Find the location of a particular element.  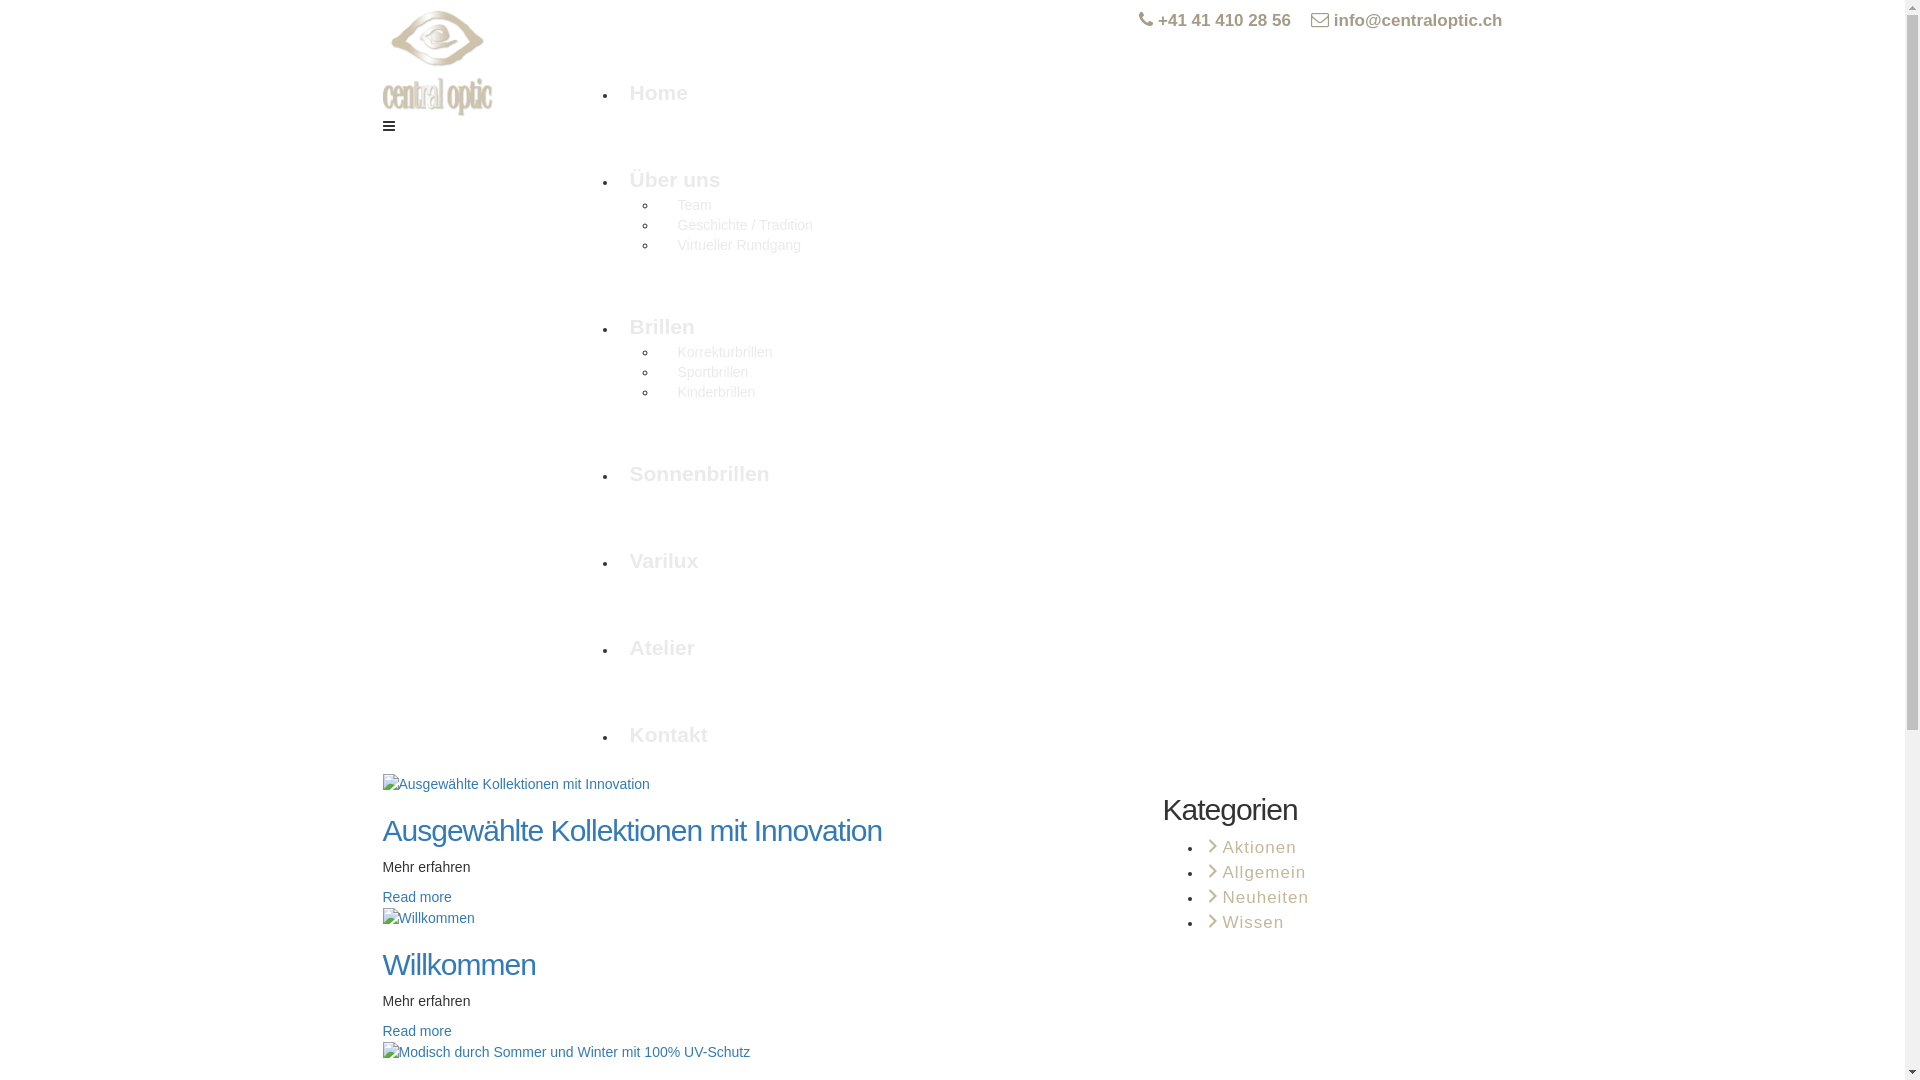

'Aktionen' is located at coordinates (1247, 847).